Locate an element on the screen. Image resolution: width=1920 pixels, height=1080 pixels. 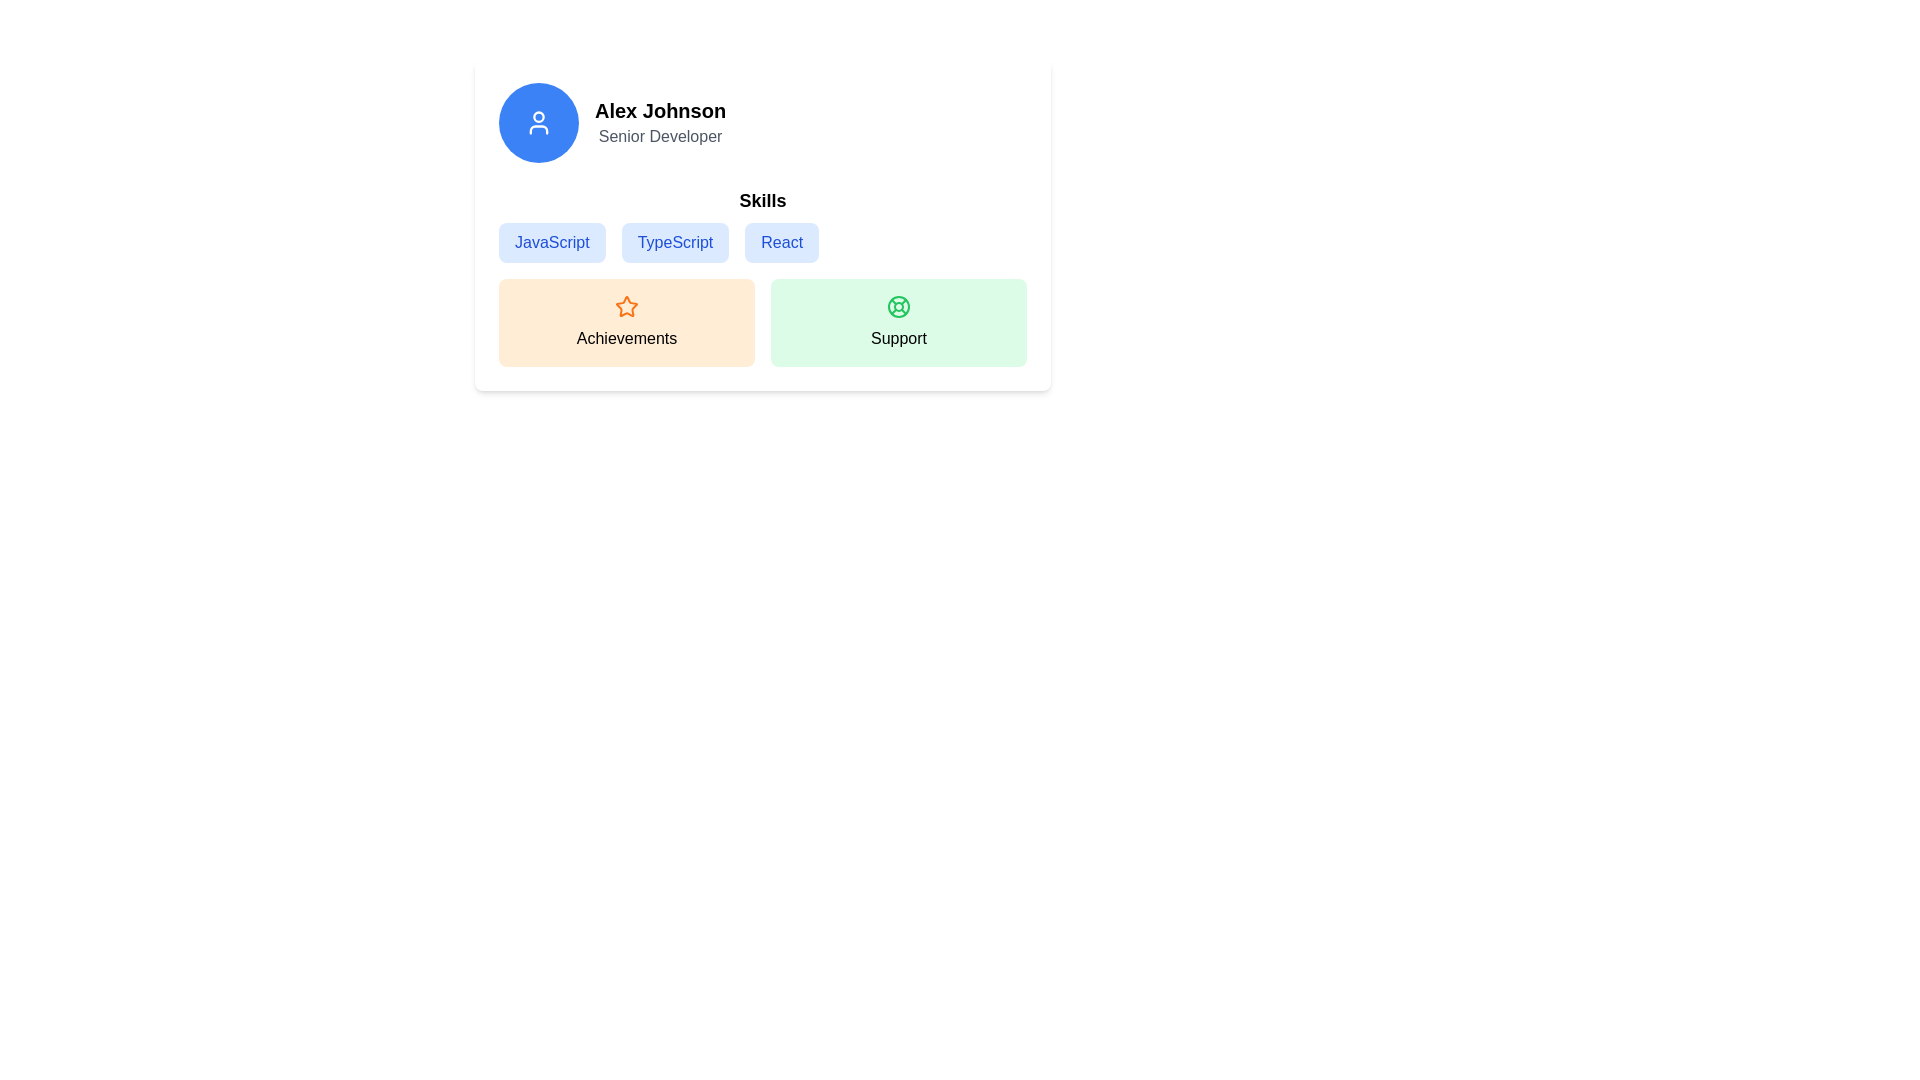
the static text label that denotes the section for skills, located directly below the 'Alex Johnson Senior Developer' header is located at coordinates (762, 200).